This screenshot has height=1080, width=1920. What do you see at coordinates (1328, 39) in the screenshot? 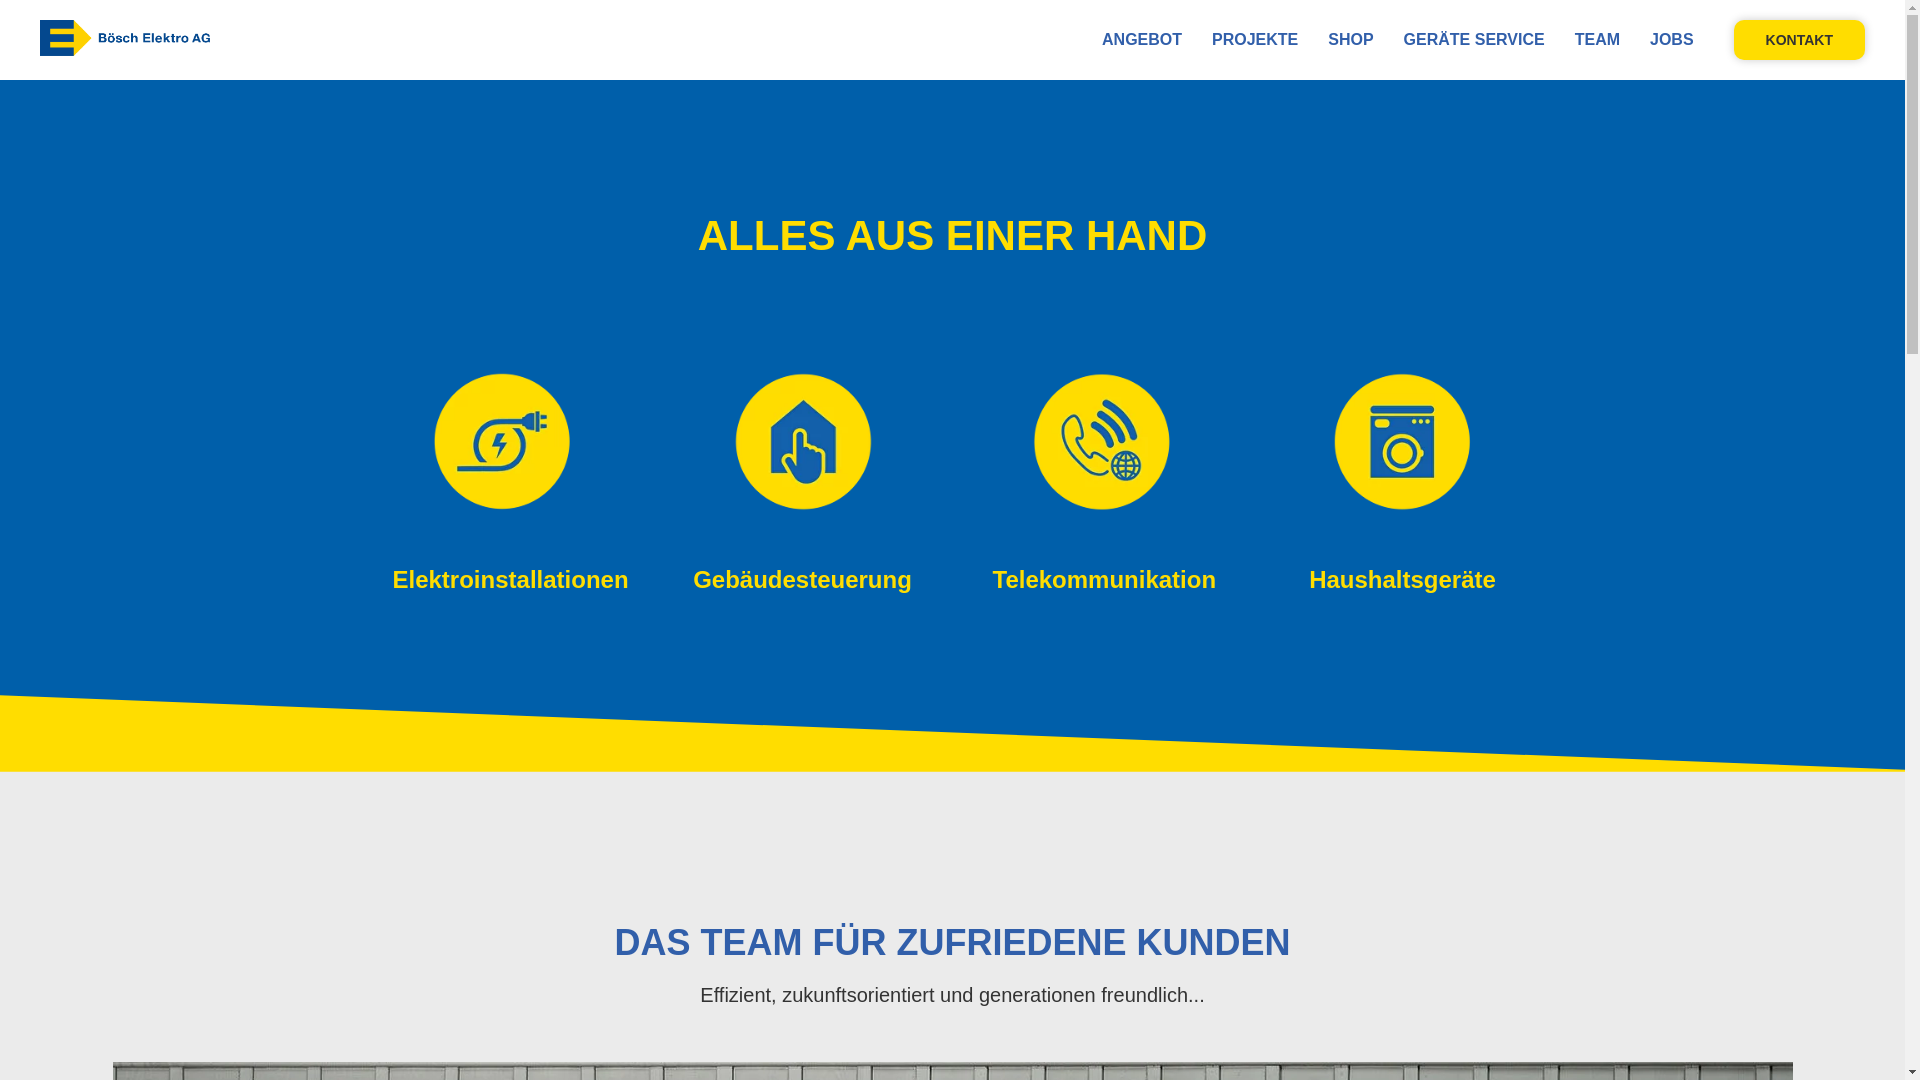
I see `'SHOP'` at bounding box center [1328, 39].